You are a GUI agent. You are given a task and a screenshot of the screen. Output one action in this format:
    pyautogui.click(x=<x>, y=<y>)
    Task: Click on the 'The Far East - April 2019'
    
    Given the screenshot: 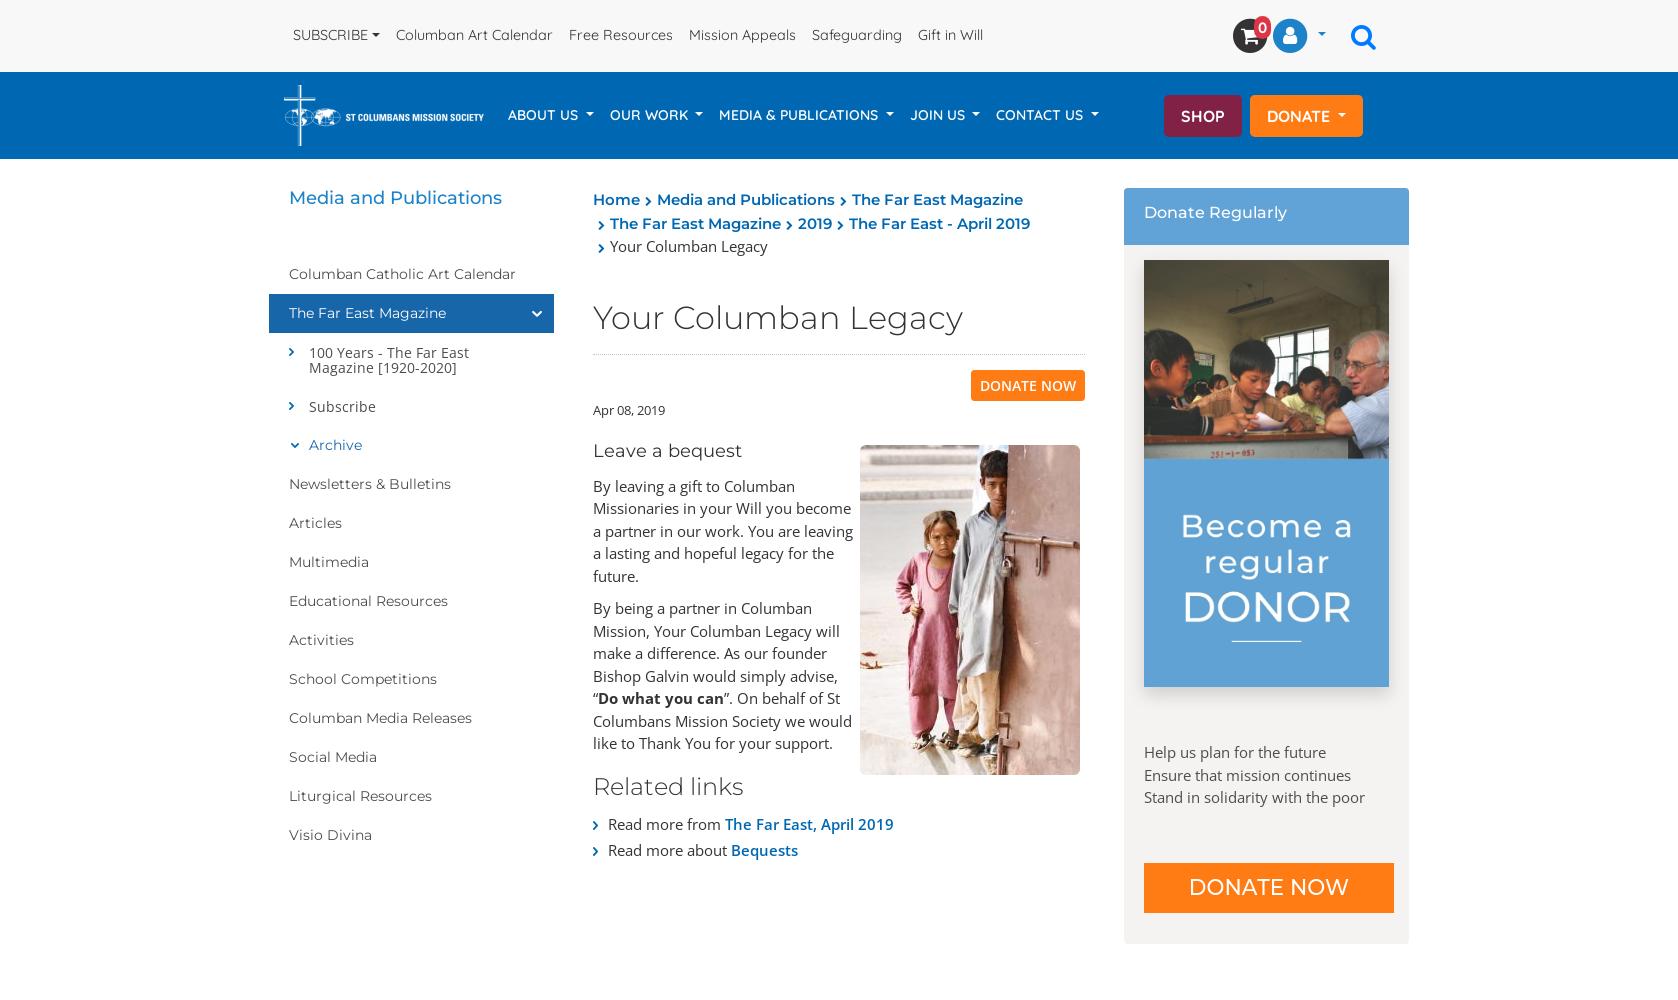 What is the action you would take?
    pyautogui.click(x=939, y=221)
    